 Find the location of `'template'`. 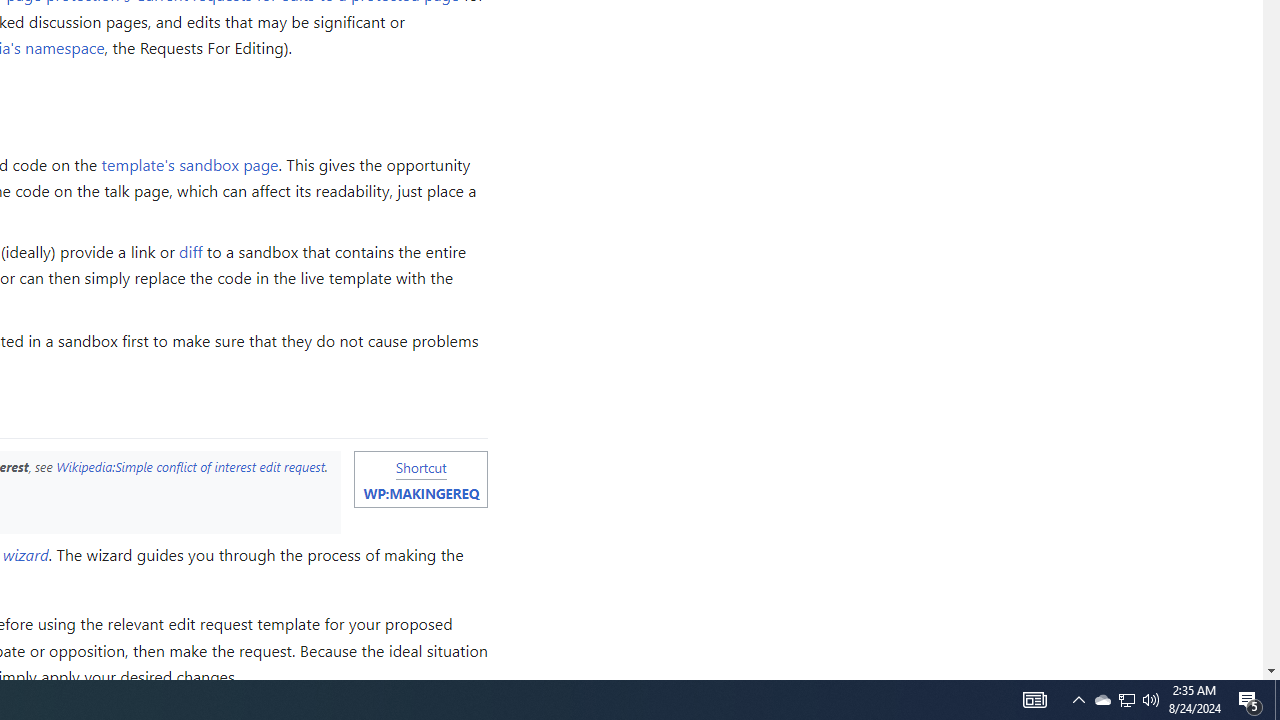

'template' is located at coordinates (190, 162).